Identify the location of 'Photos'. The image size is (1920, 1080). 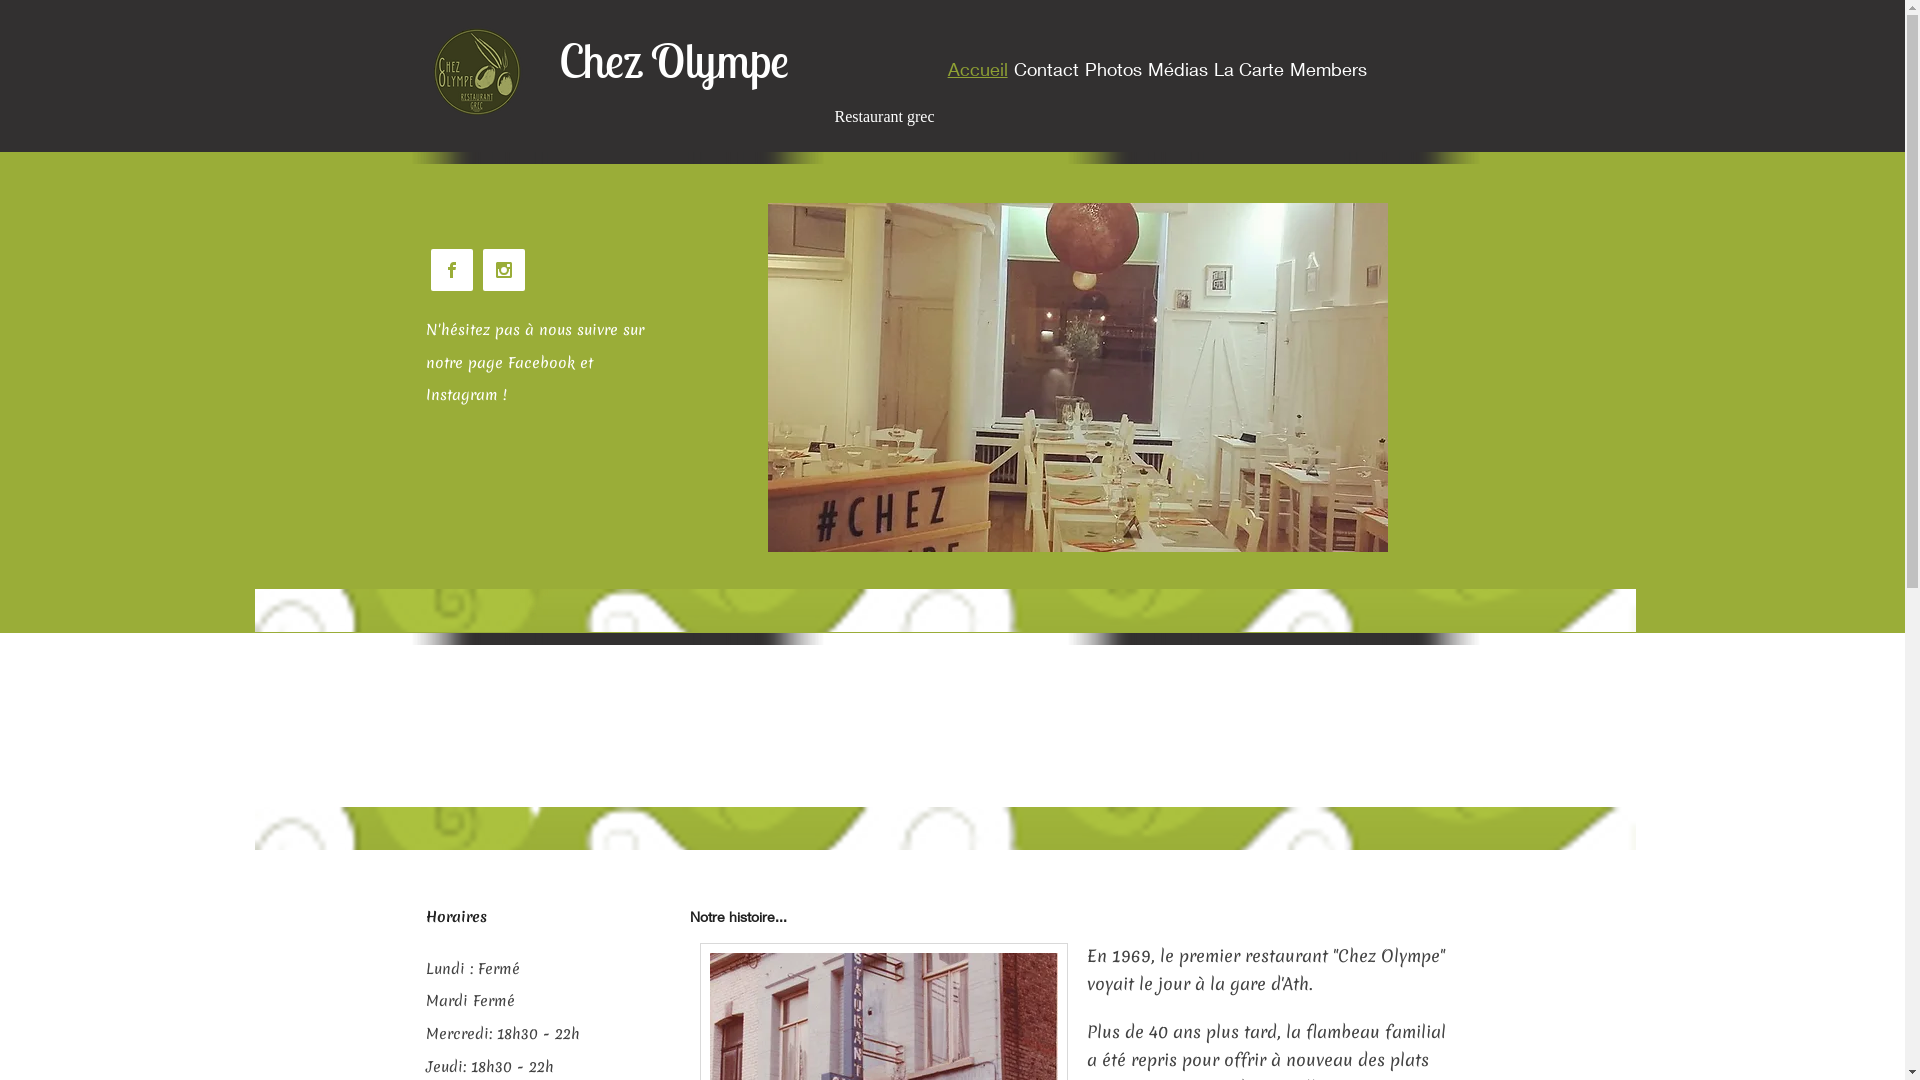
(1112, 68).